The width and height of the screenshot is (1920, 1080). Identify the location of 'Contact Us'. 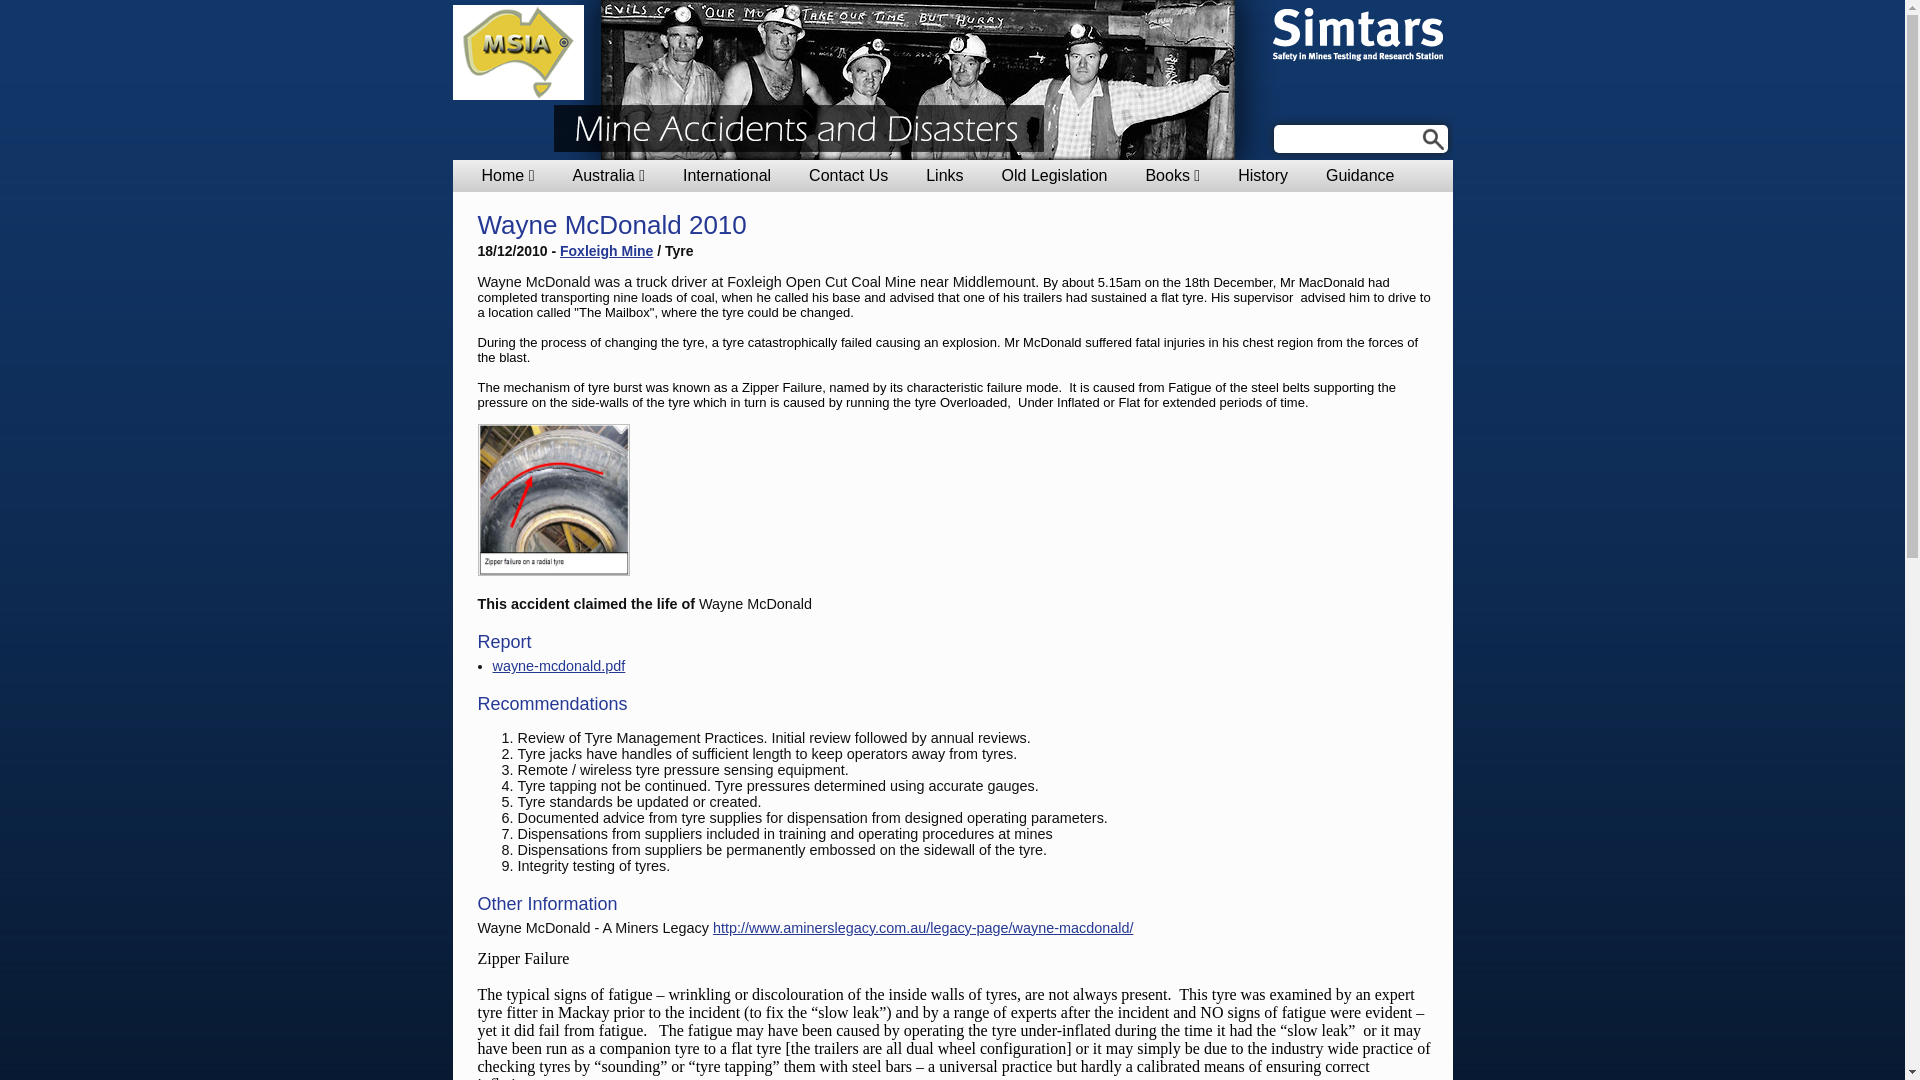
(809, 175).